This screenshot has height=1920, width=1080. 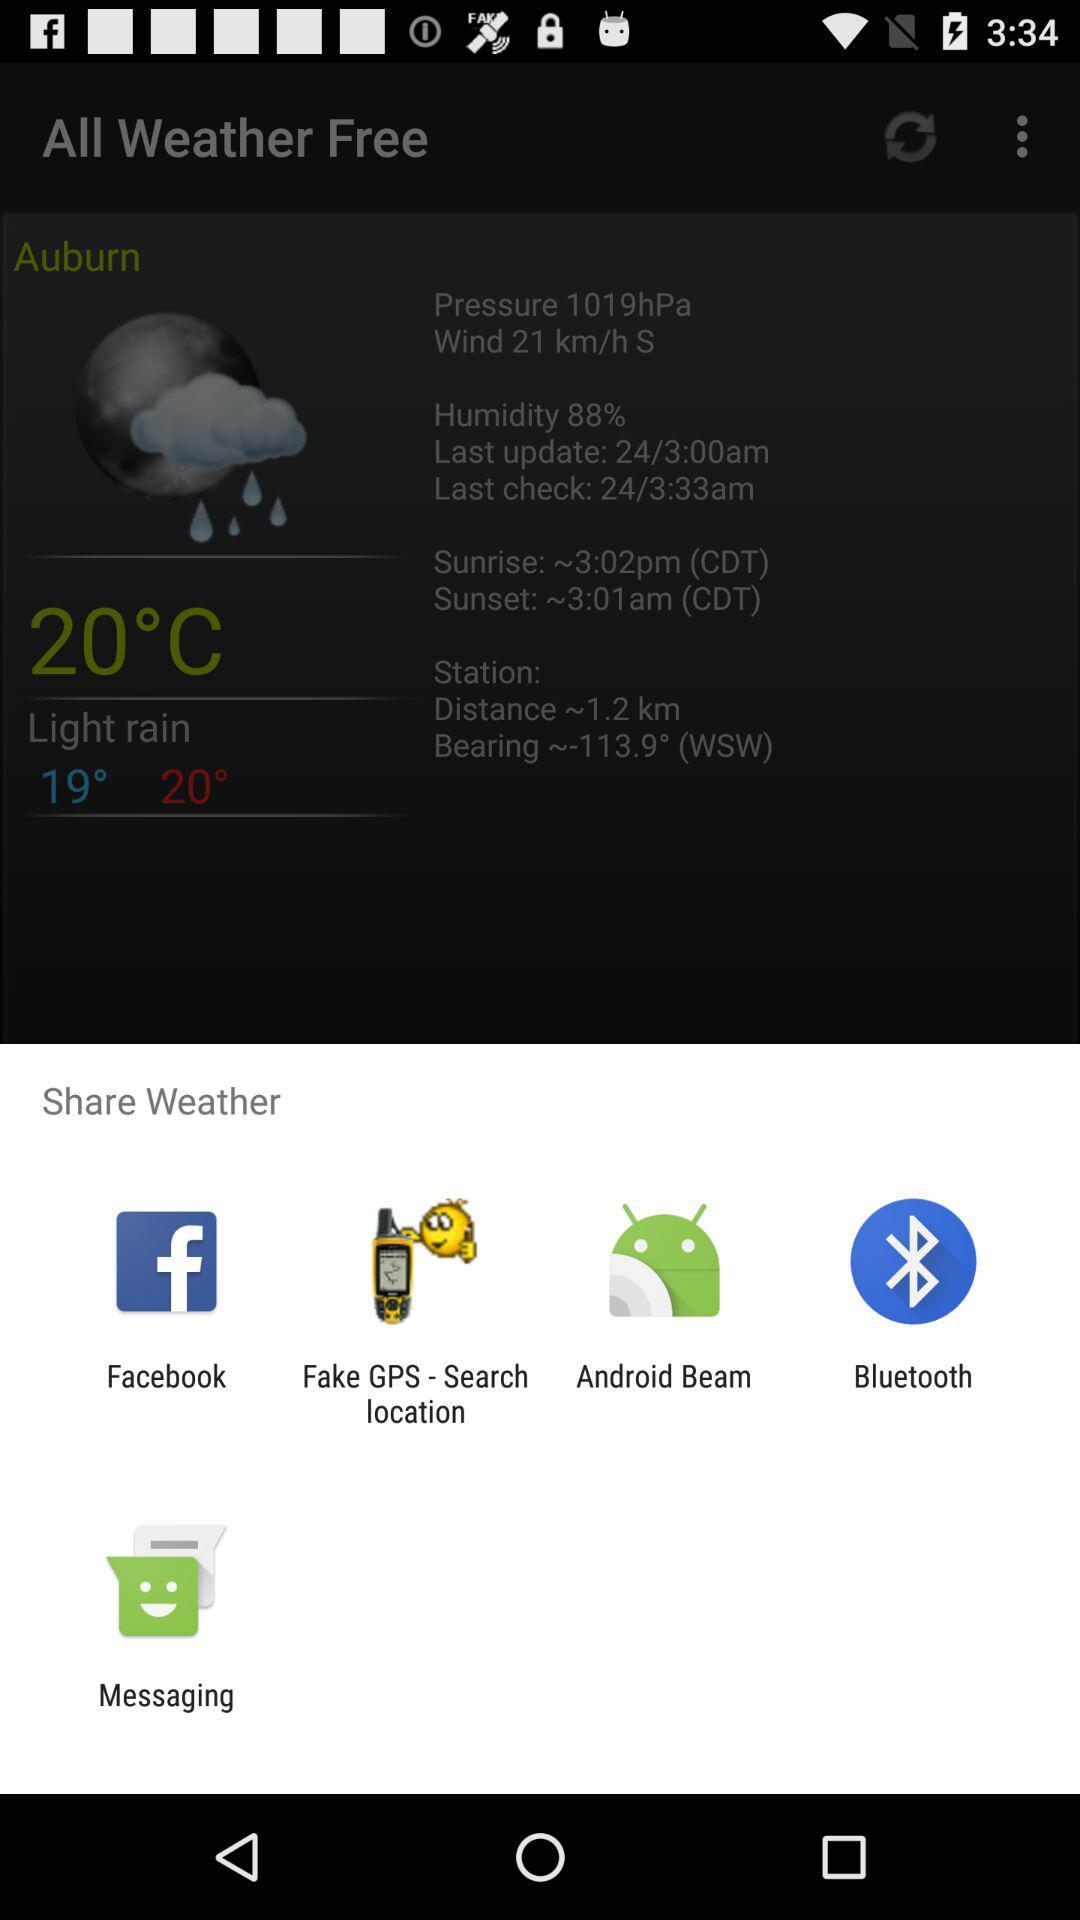 I want to click on the item next to bluetooth, so click(x=664, y=1392).